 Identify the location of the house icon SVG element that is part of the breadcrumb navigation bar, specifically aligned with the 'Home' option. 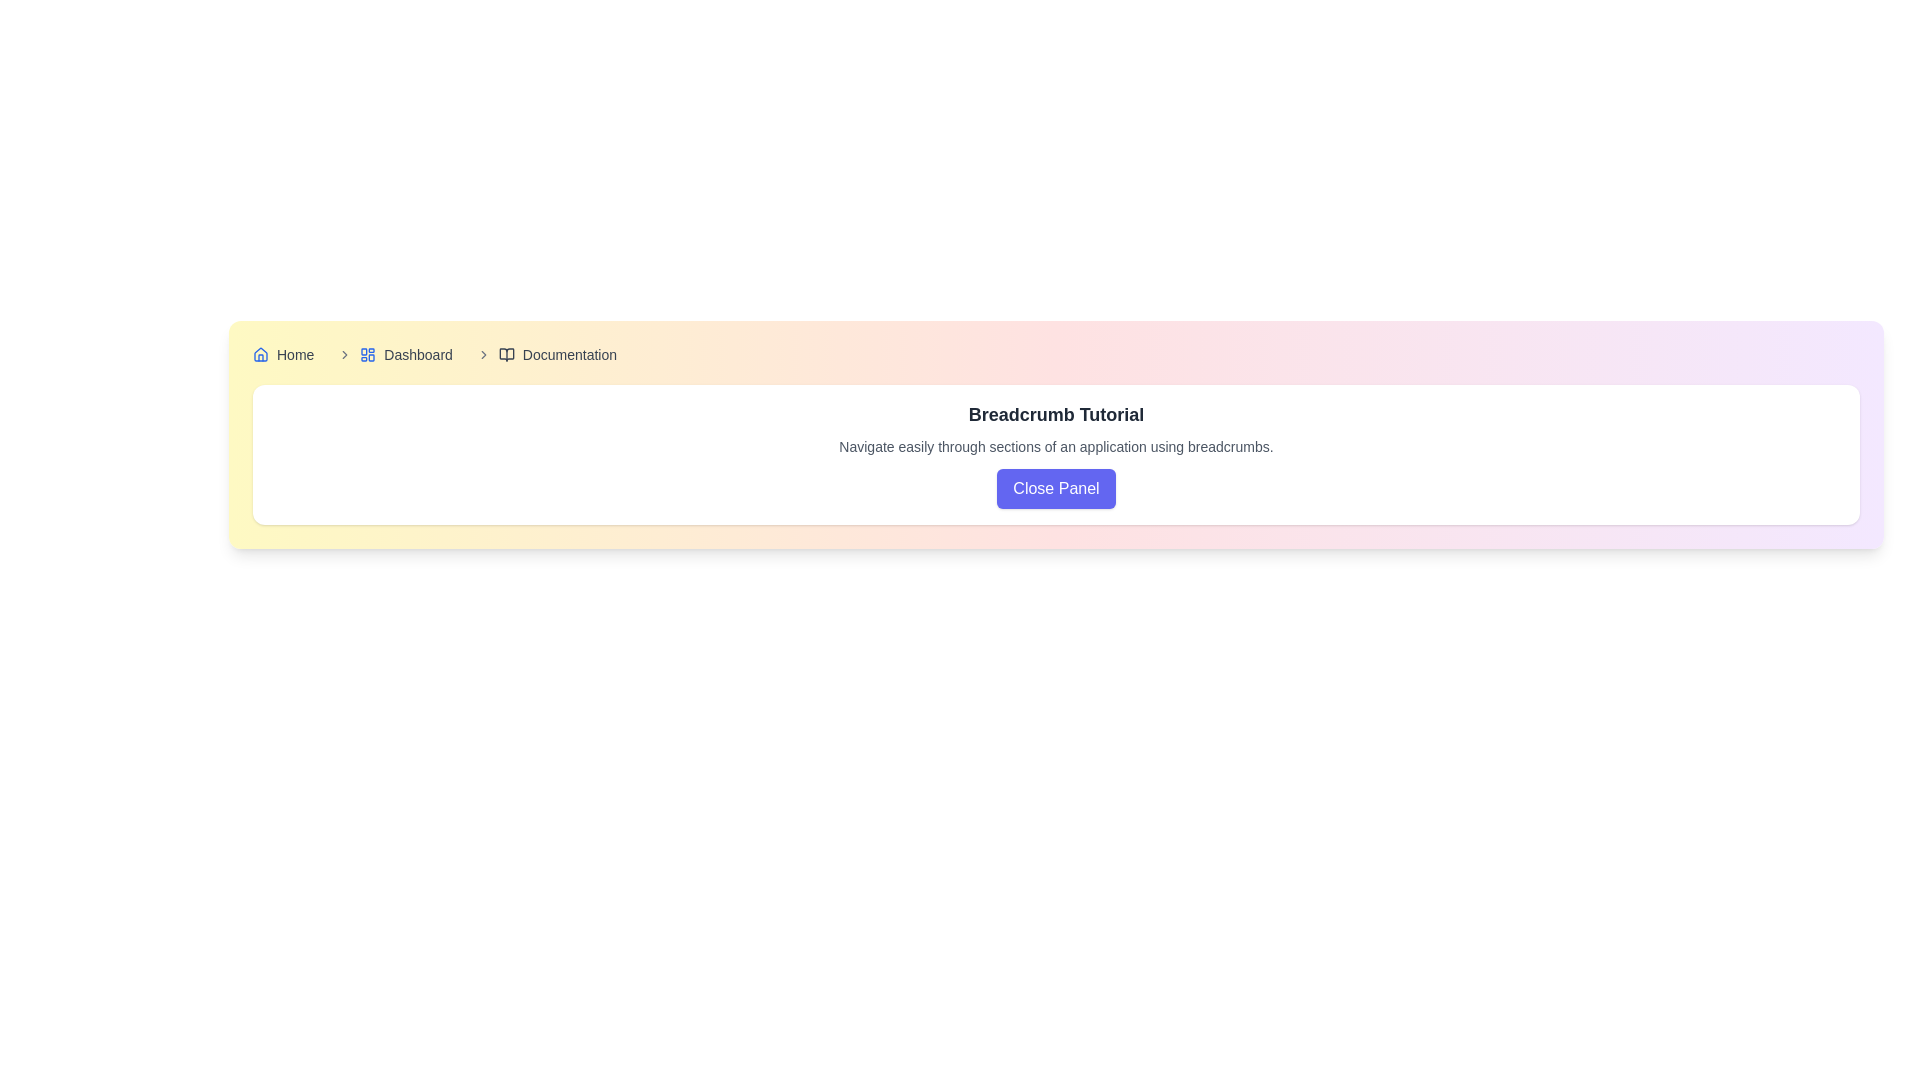
(259, 353).